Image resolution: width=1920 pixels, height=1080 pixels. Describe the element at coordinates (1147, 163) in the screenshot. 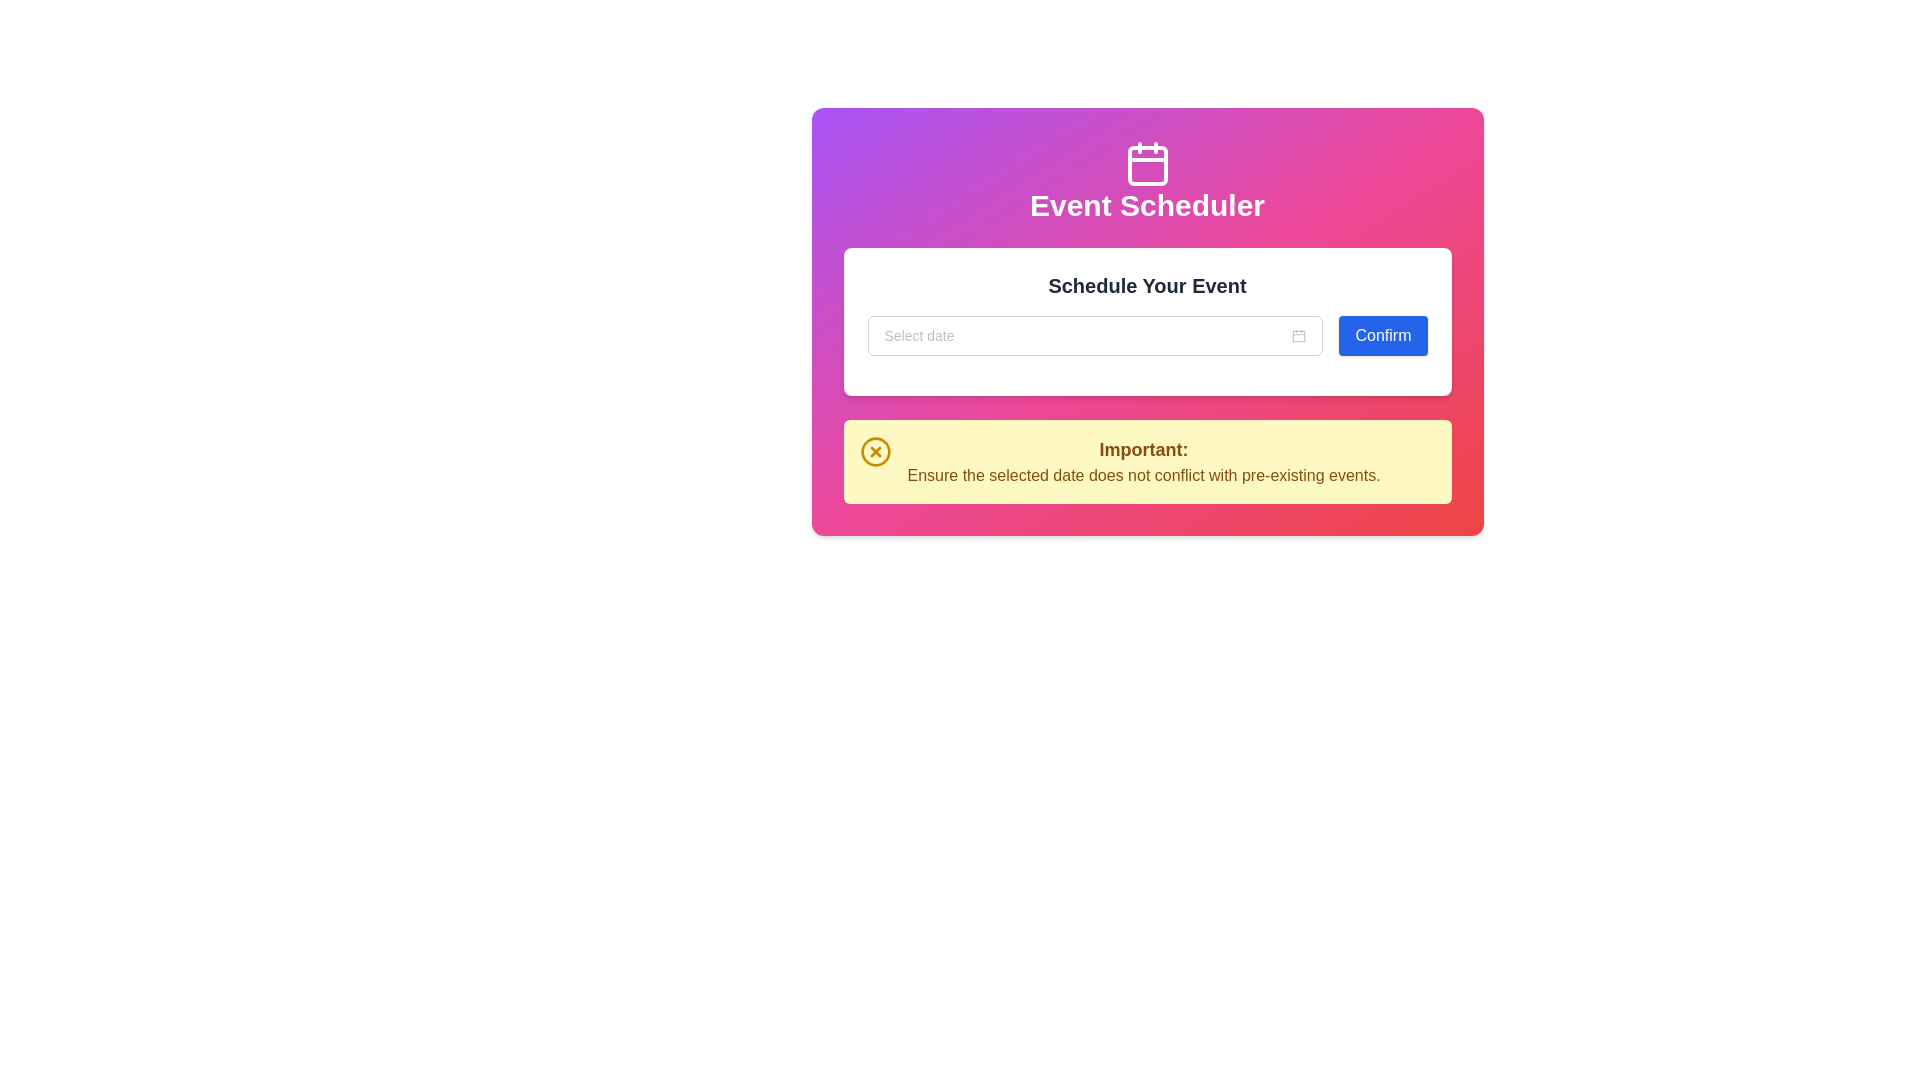

I see `the calendar icon with a white outline on a pink background, located at the top-center of the interface above the 'Event Scheduler' text label` at that location.